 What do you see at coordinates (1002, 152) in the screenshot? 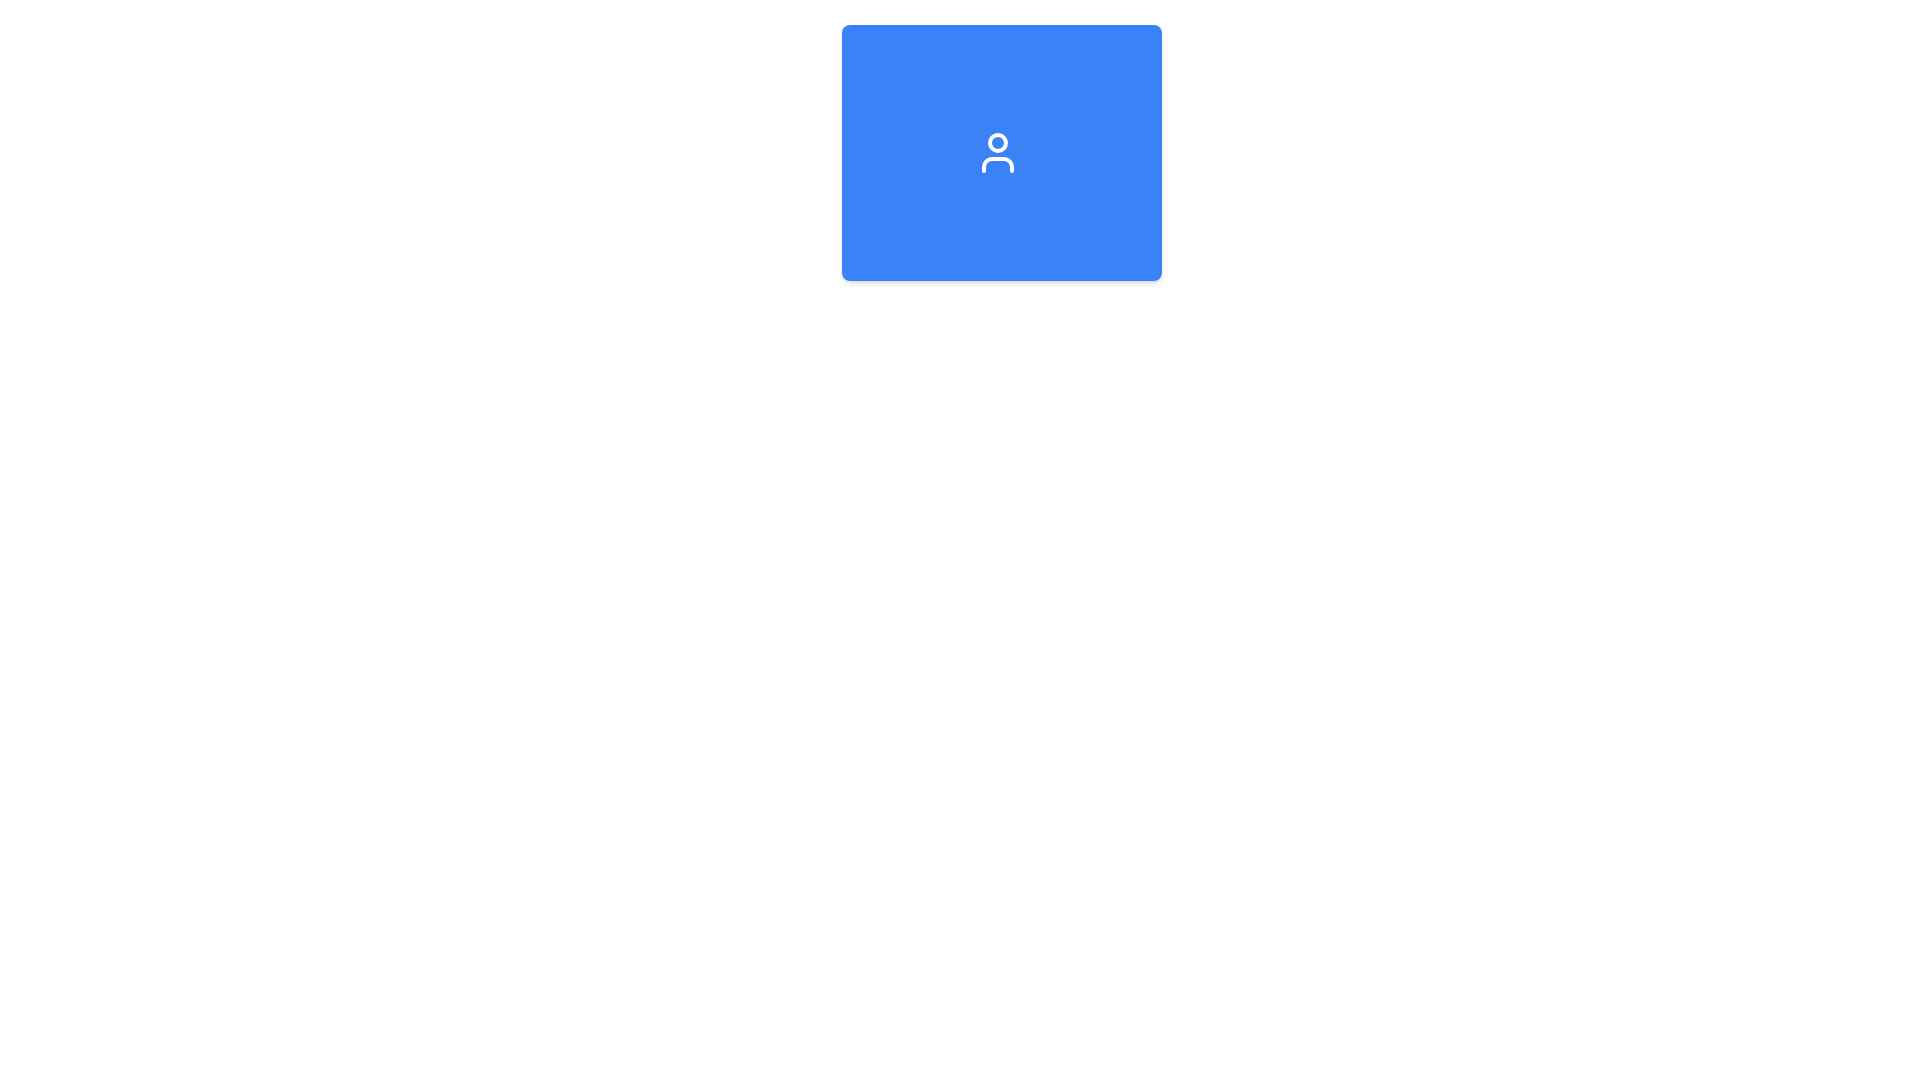
I see `the Clickable widget with a blue background and a white person icon` at bounding box center [1002, 152].